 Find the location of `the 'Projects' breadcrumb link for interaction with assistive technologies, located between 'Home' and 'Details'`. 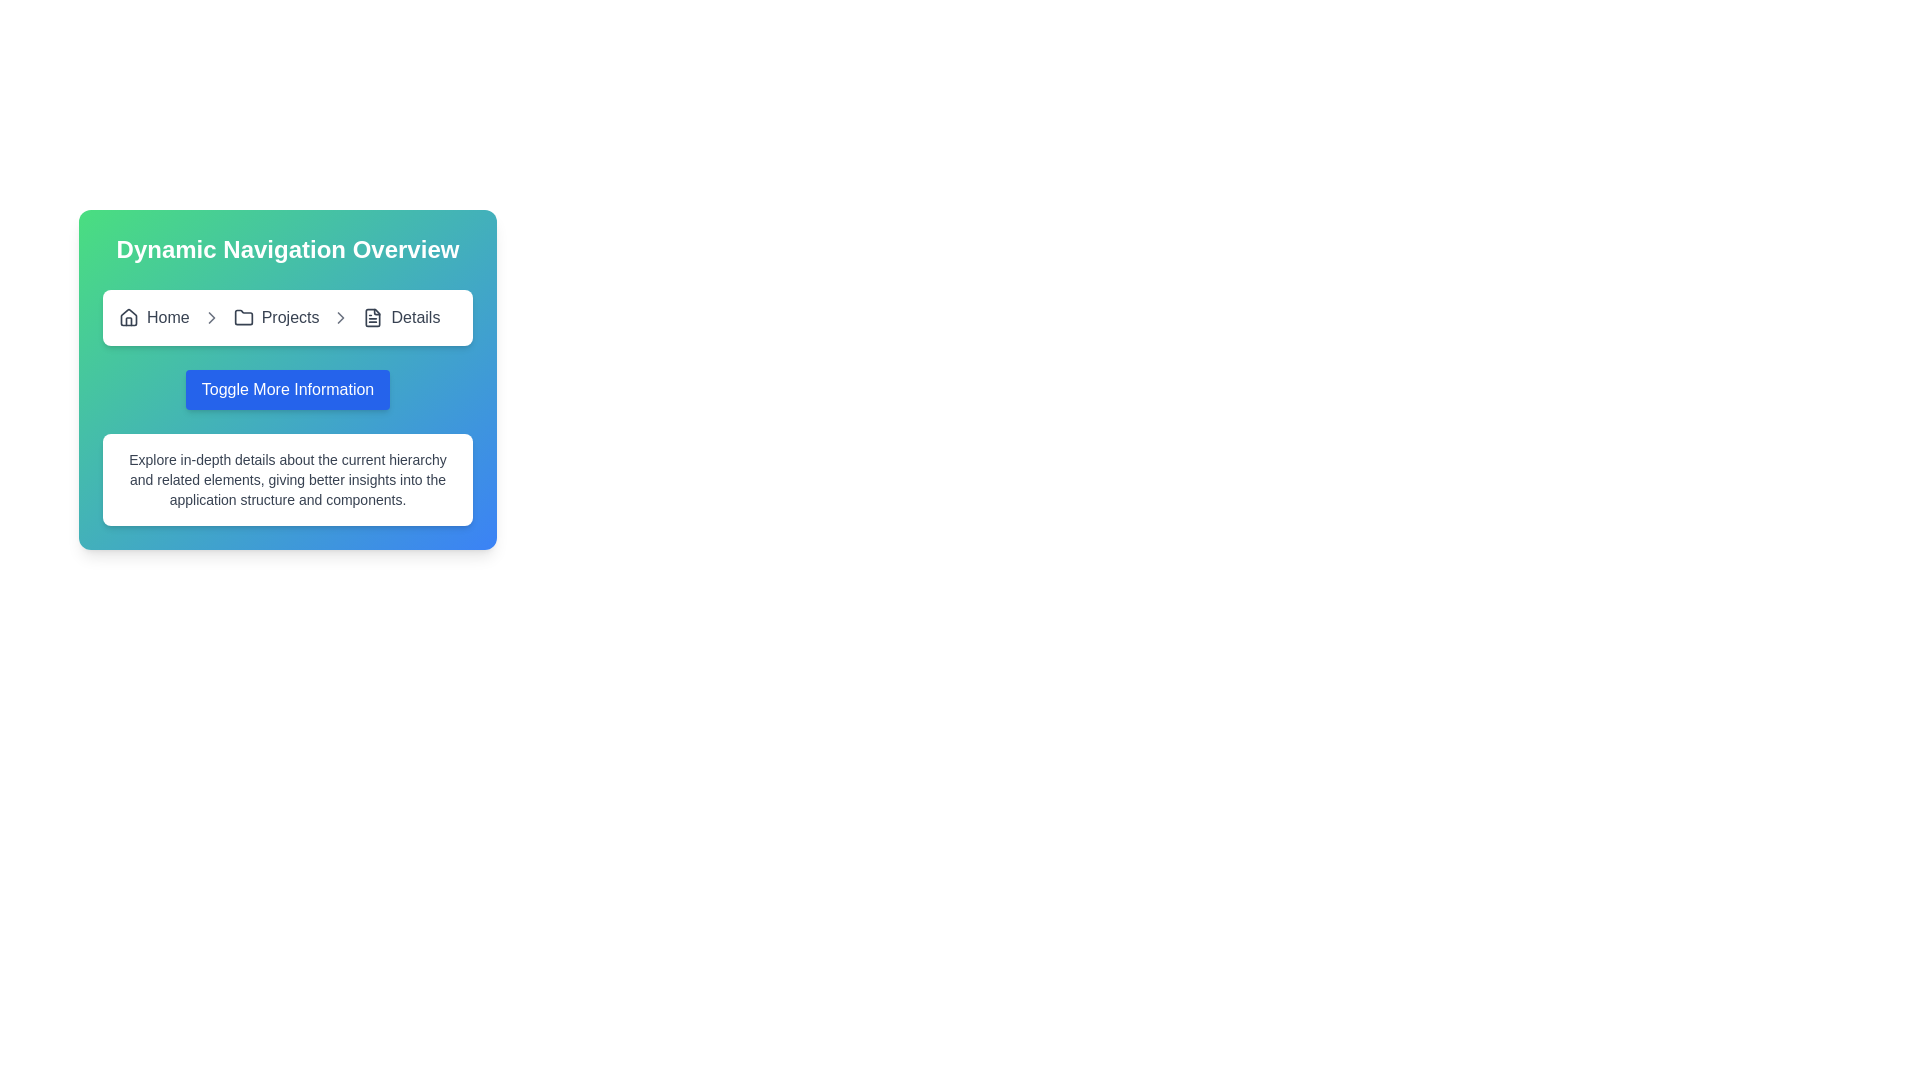

the 'Projects' breadcrumb link for interaction with assistive technologies, located between 'Home' and 'Details' is located at coordinates (275, 316).